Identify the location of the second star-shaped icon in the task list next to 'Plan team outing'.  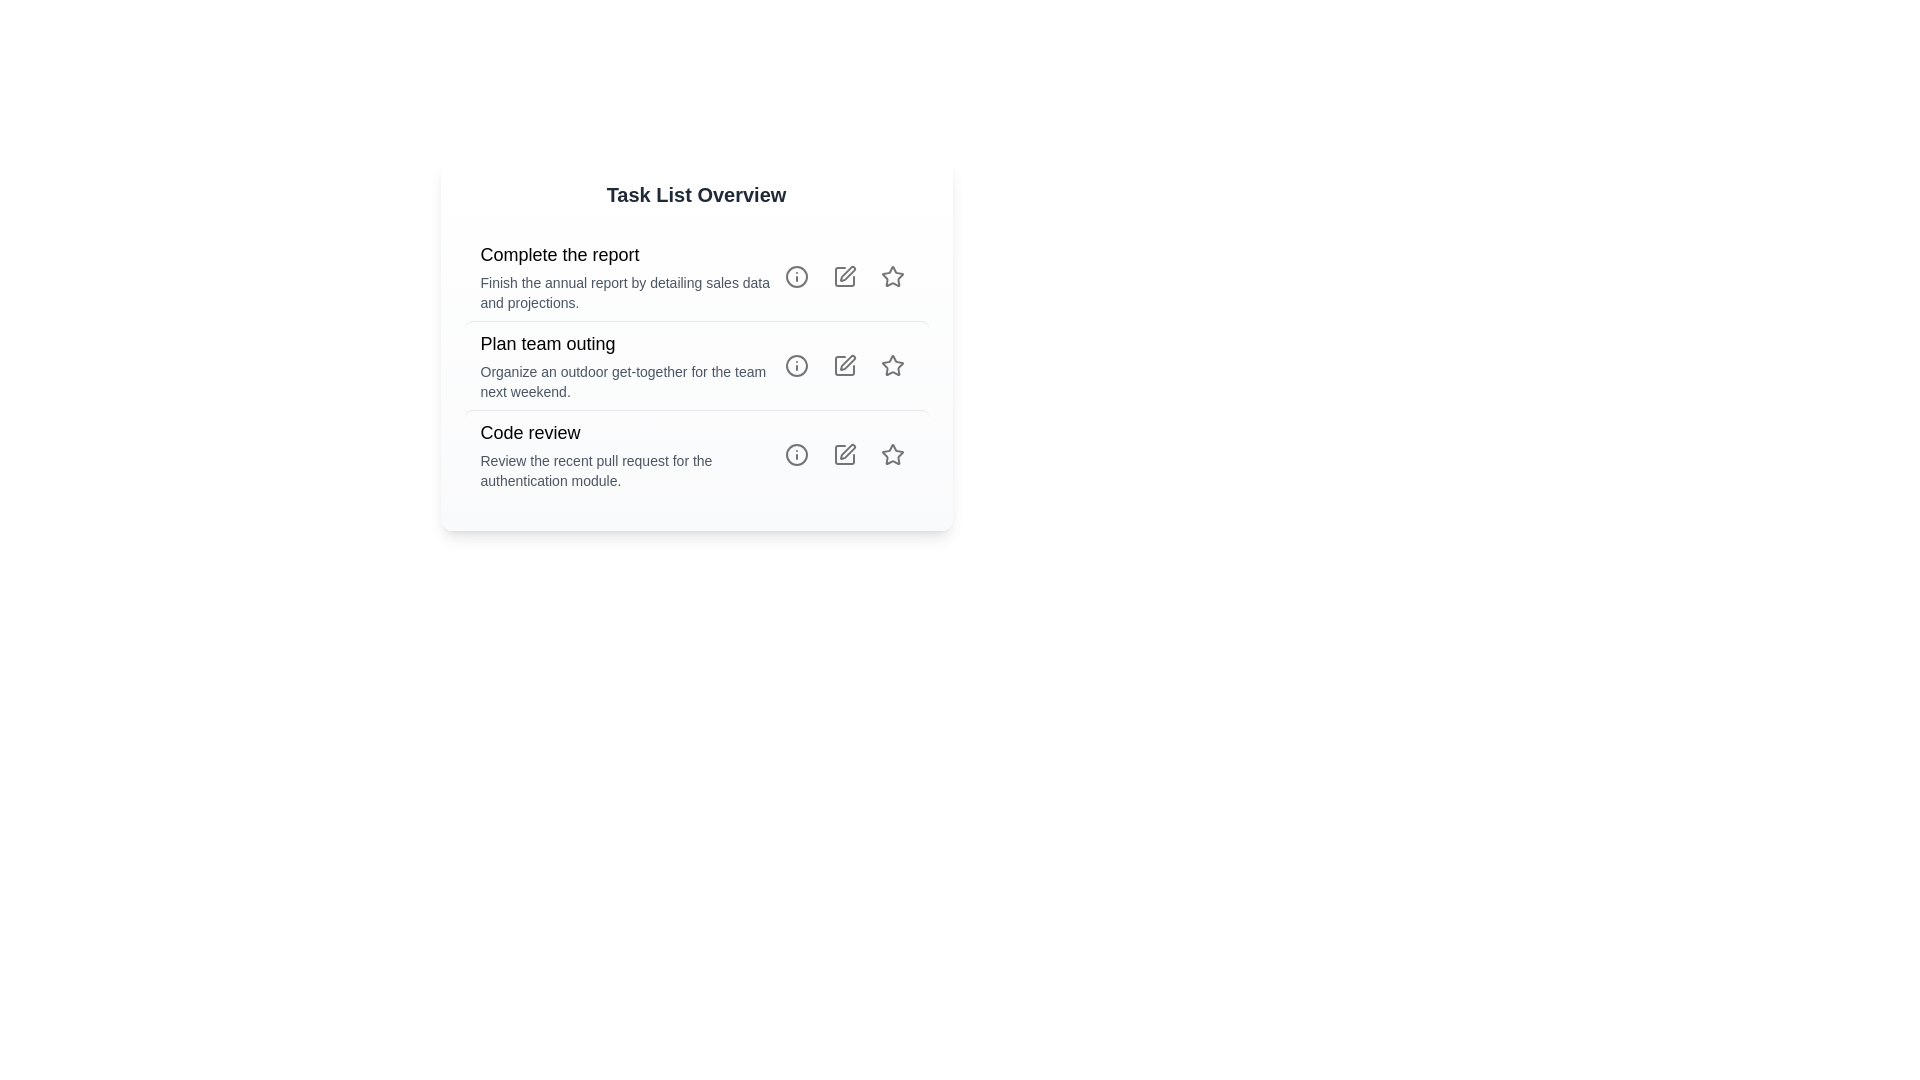
(891, 365).